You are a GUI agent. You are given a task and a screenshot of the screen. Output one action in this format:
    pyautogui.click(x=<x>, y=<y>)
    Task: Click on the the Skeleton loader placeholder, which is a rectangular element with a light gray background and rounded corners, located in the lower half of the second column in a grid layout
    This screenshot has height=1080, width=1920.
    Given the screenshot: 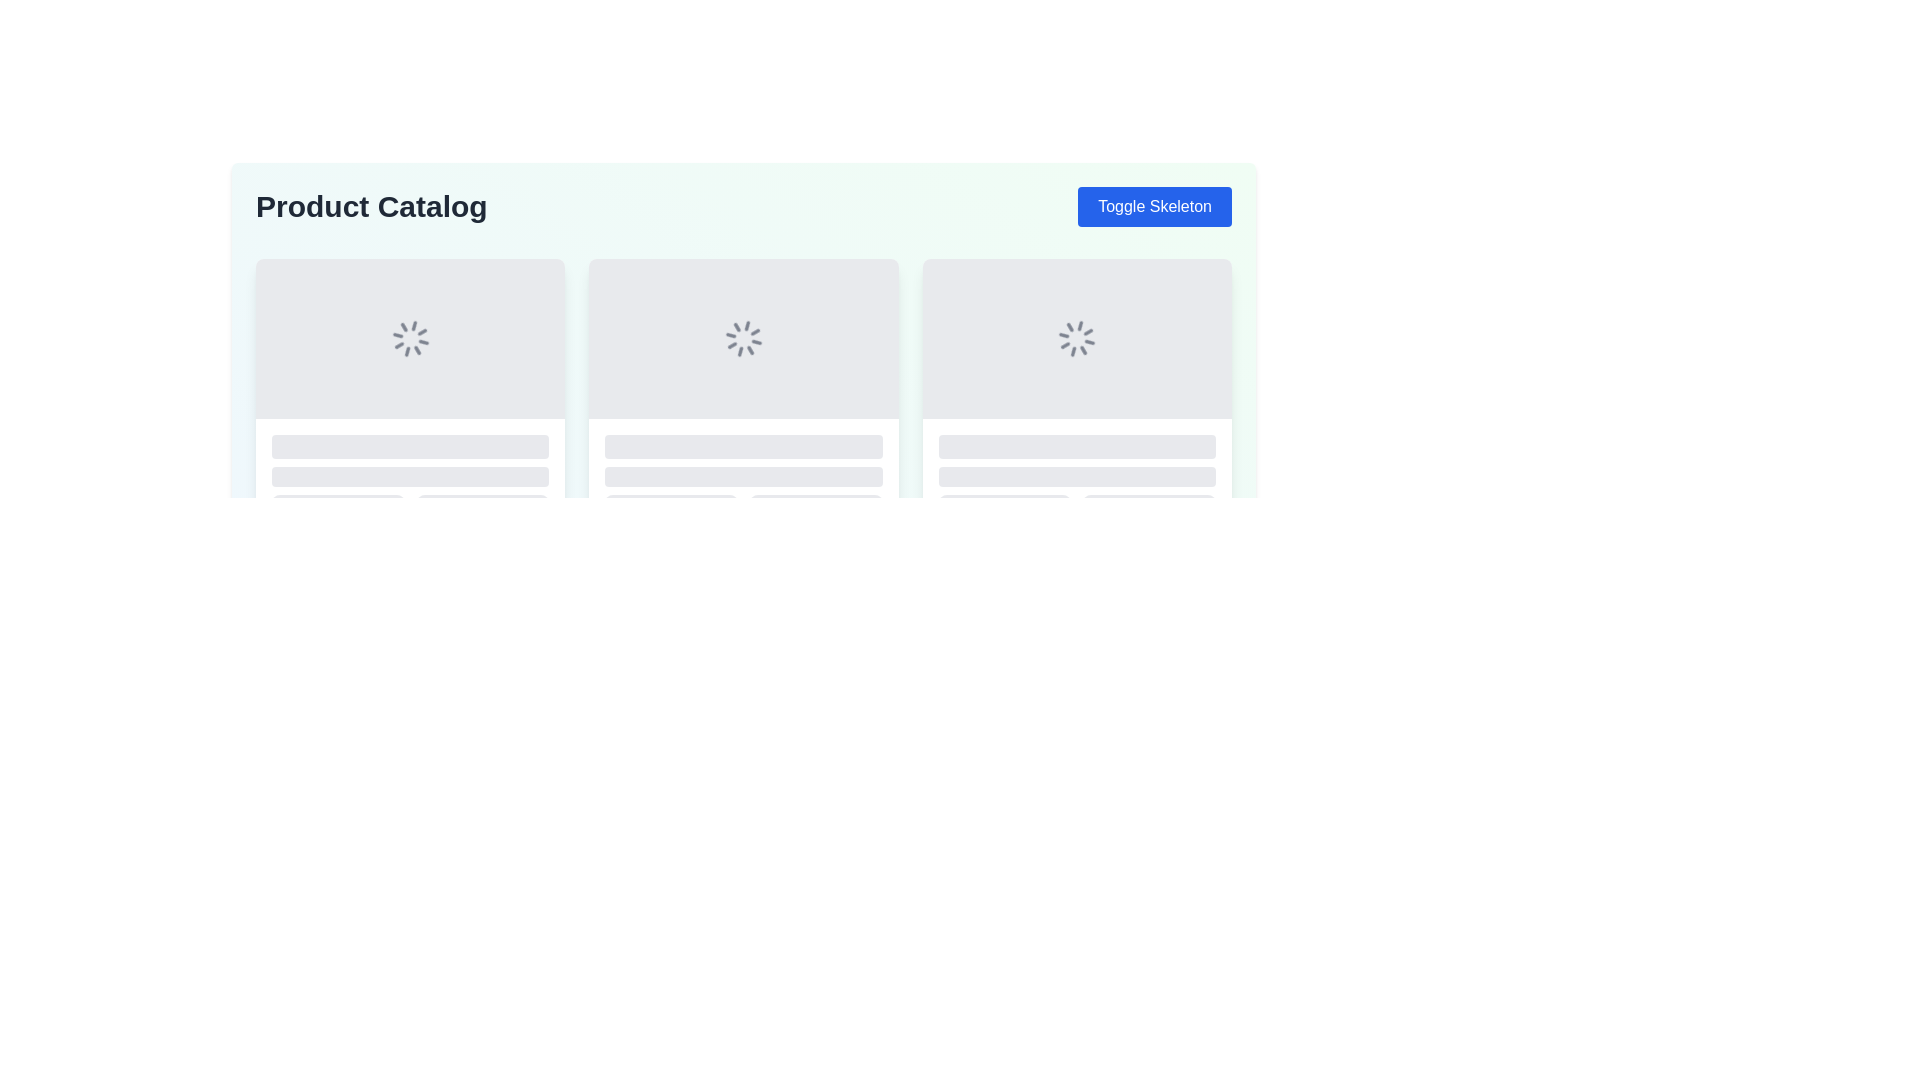 What is the action you would take?
    pyautogui.click(x=483, y=501)
    